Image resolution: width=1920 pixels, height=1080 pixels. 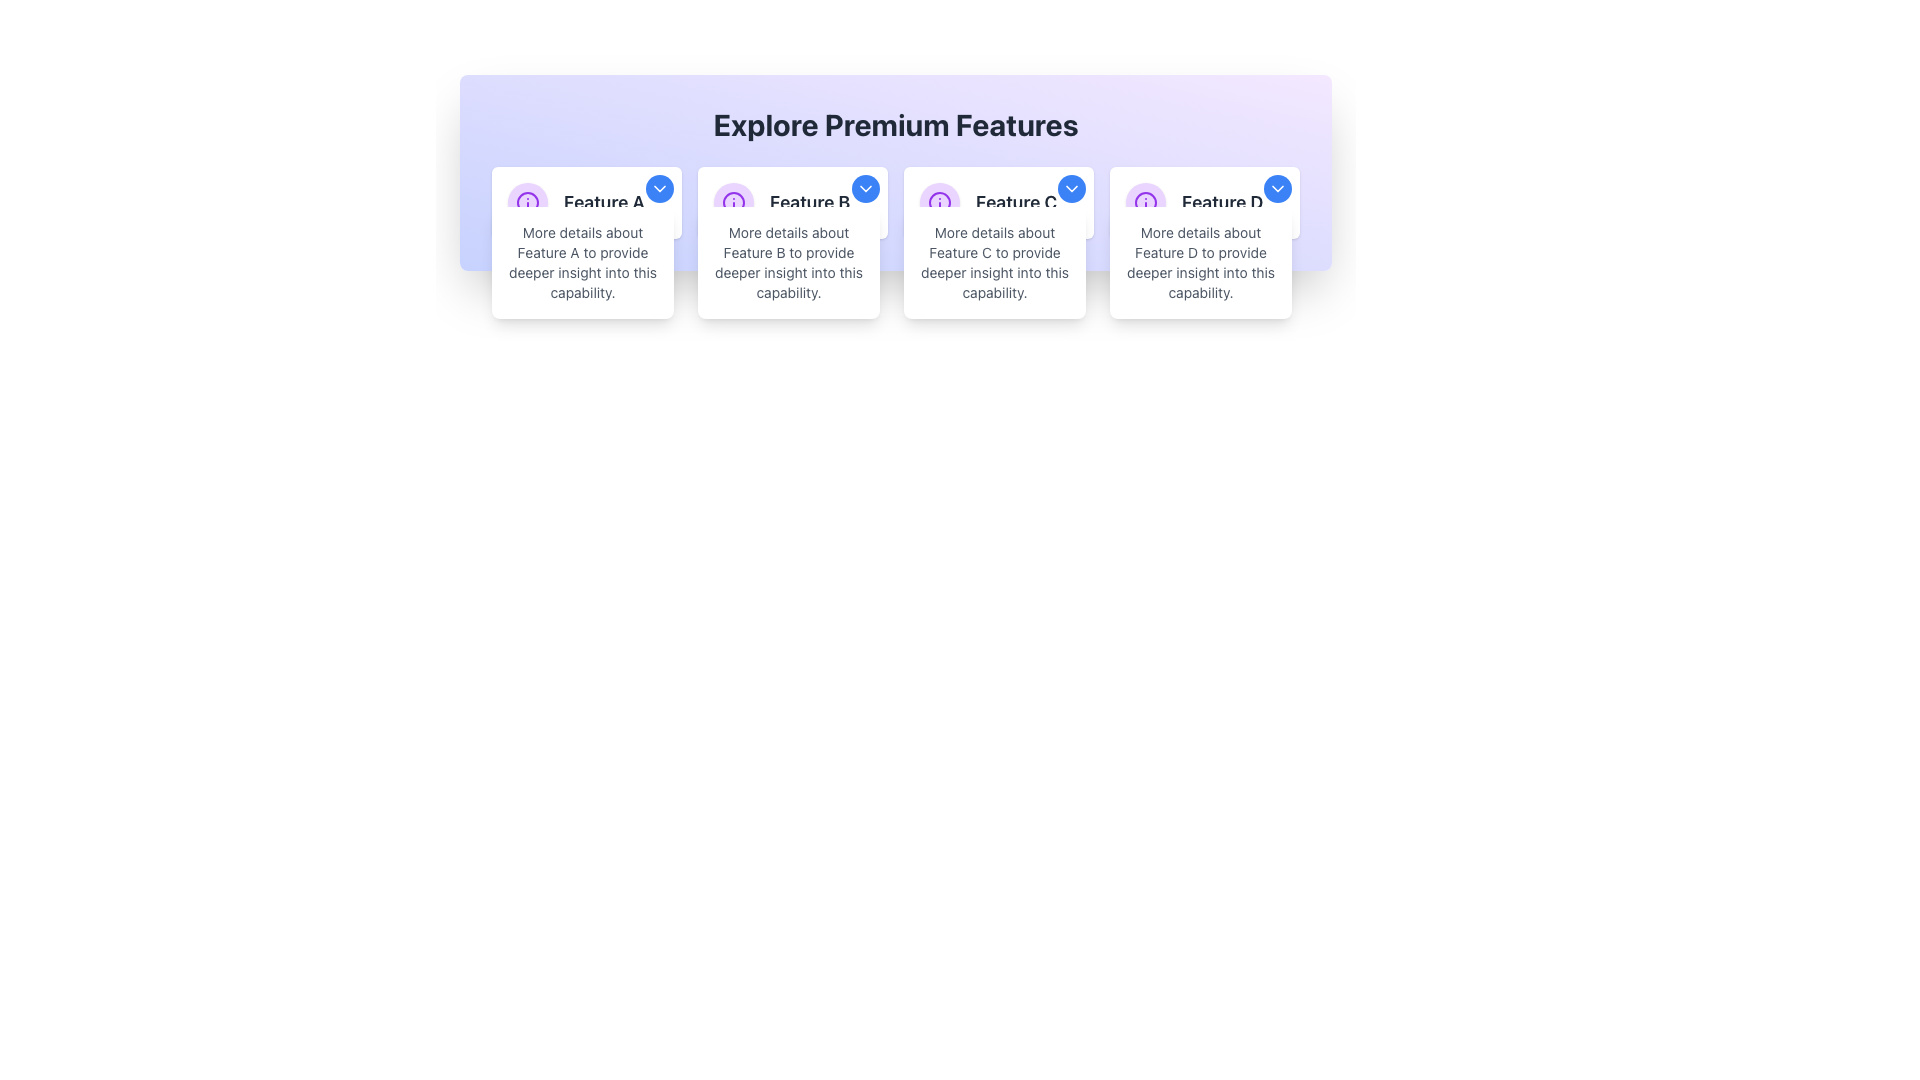 What do you see at coordinates (733, 203) in the screenshot?
I see `the second circular icon from the left that represents information or help related to 'Feature B' to interact with it or reveal related information` at bounding box center [733, 203].